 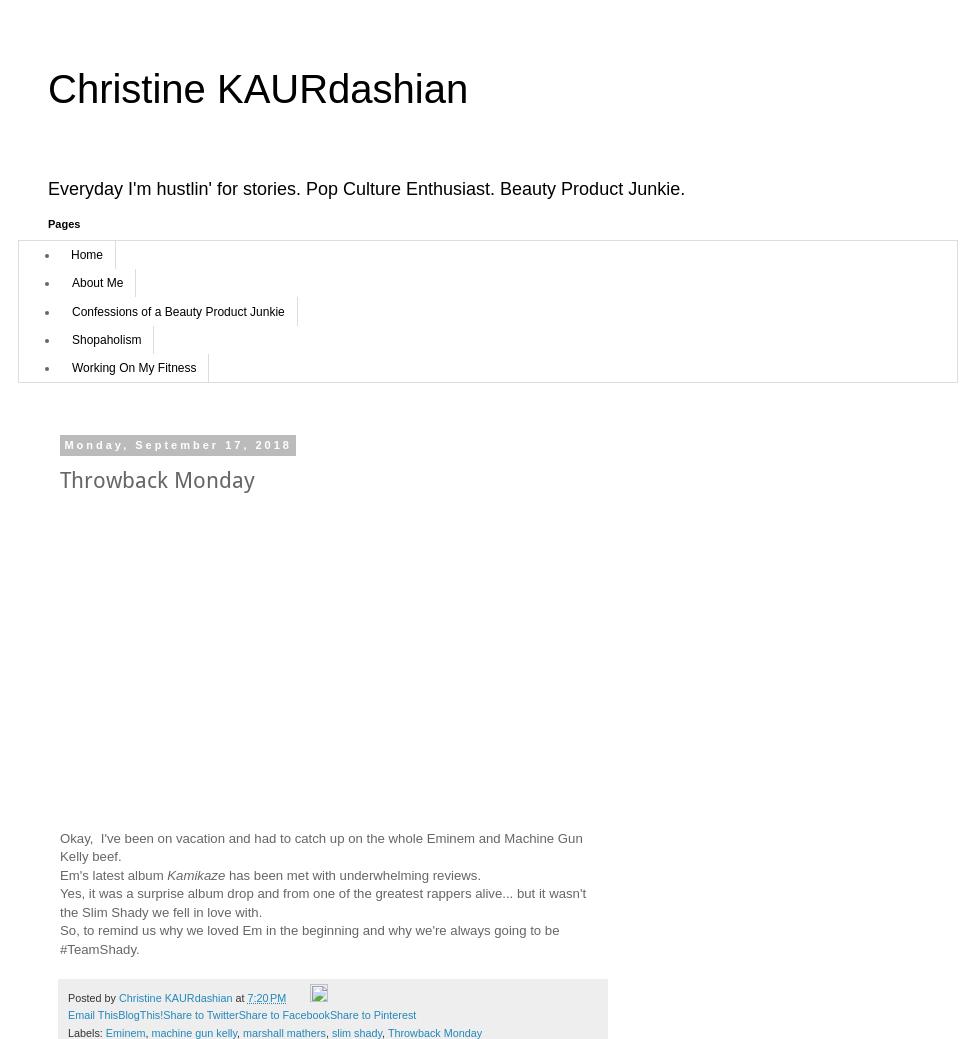 What do you see at coordinates (365, 187) in the screenshot?
I see `'Everyday I'm hustlin' for stories.
Pop Culture Enthusiast.
Beauty Product Junkie.'` at bounding box center [365, 187].